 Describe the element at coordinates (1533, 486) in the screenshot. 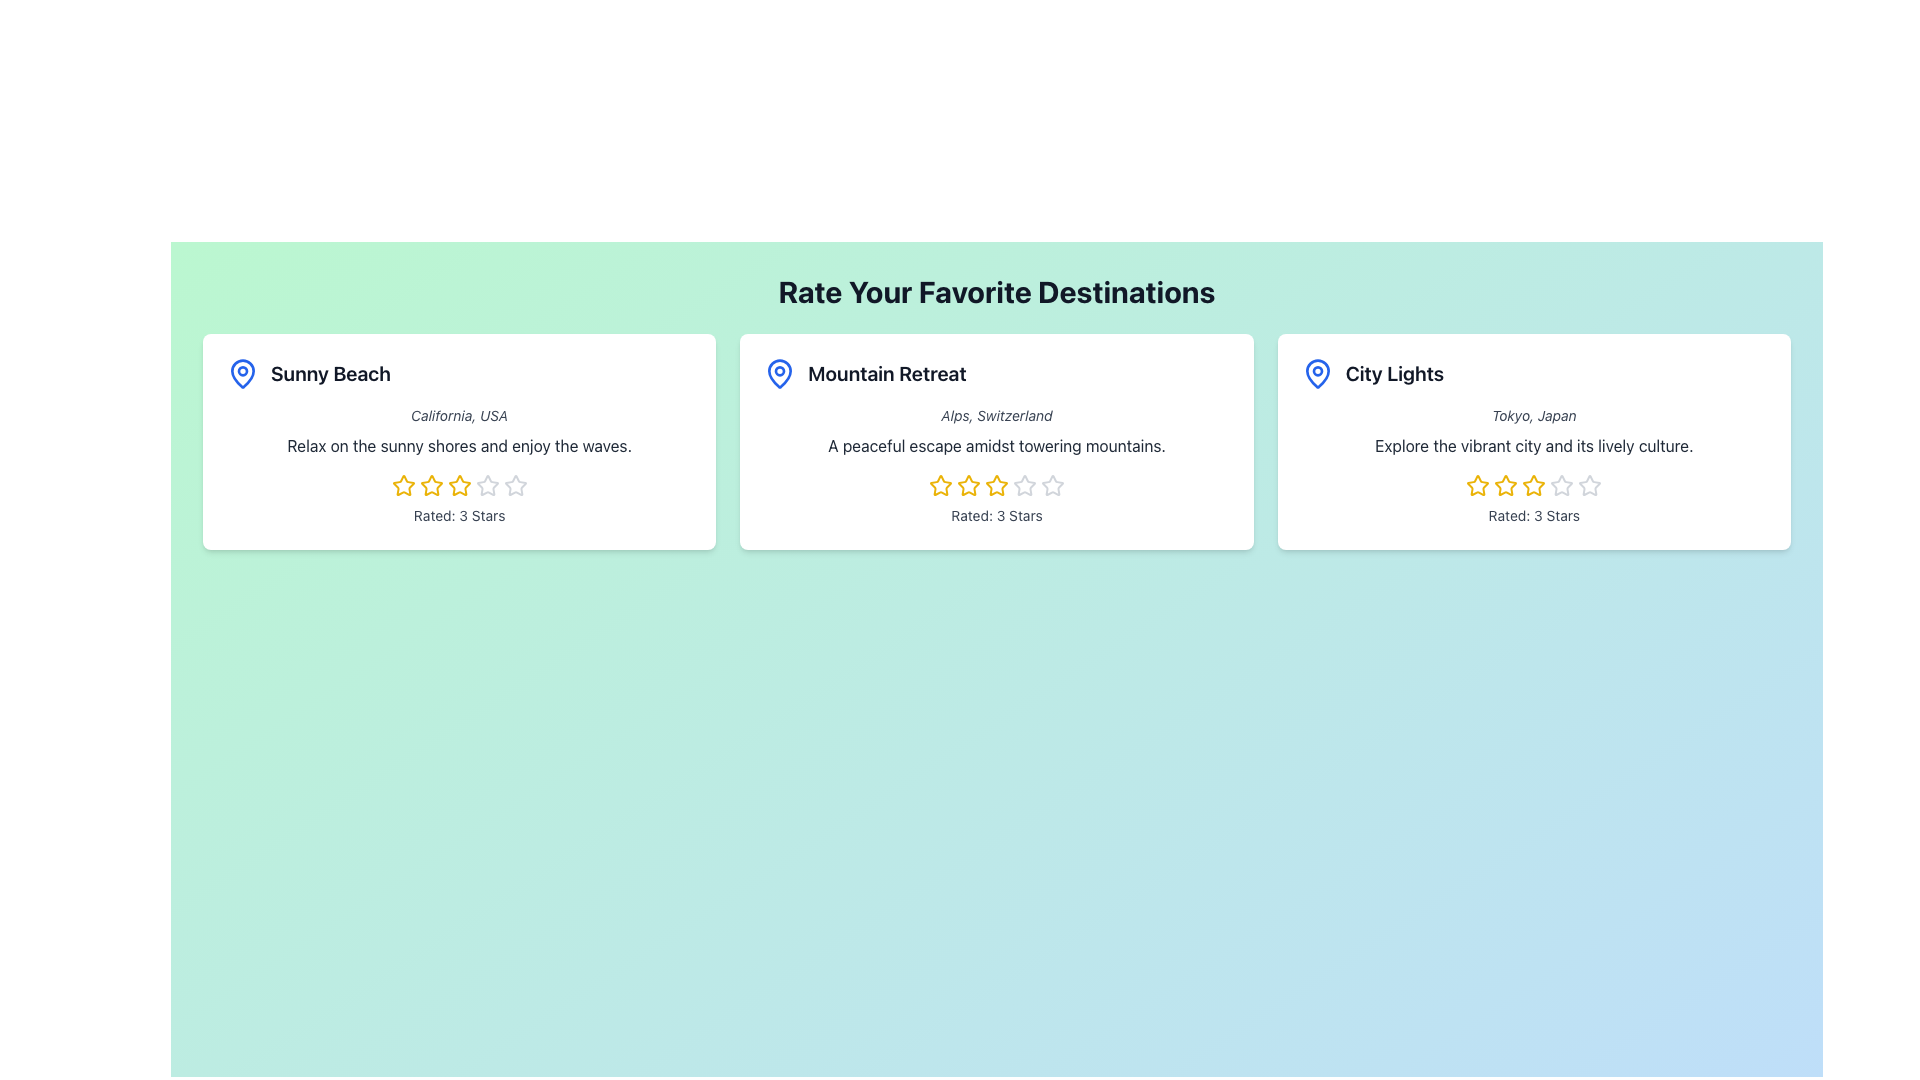

I see `the fourth star icon with a golden-yellow outline in the rating section of the 'City Lights' destination card` at that location.